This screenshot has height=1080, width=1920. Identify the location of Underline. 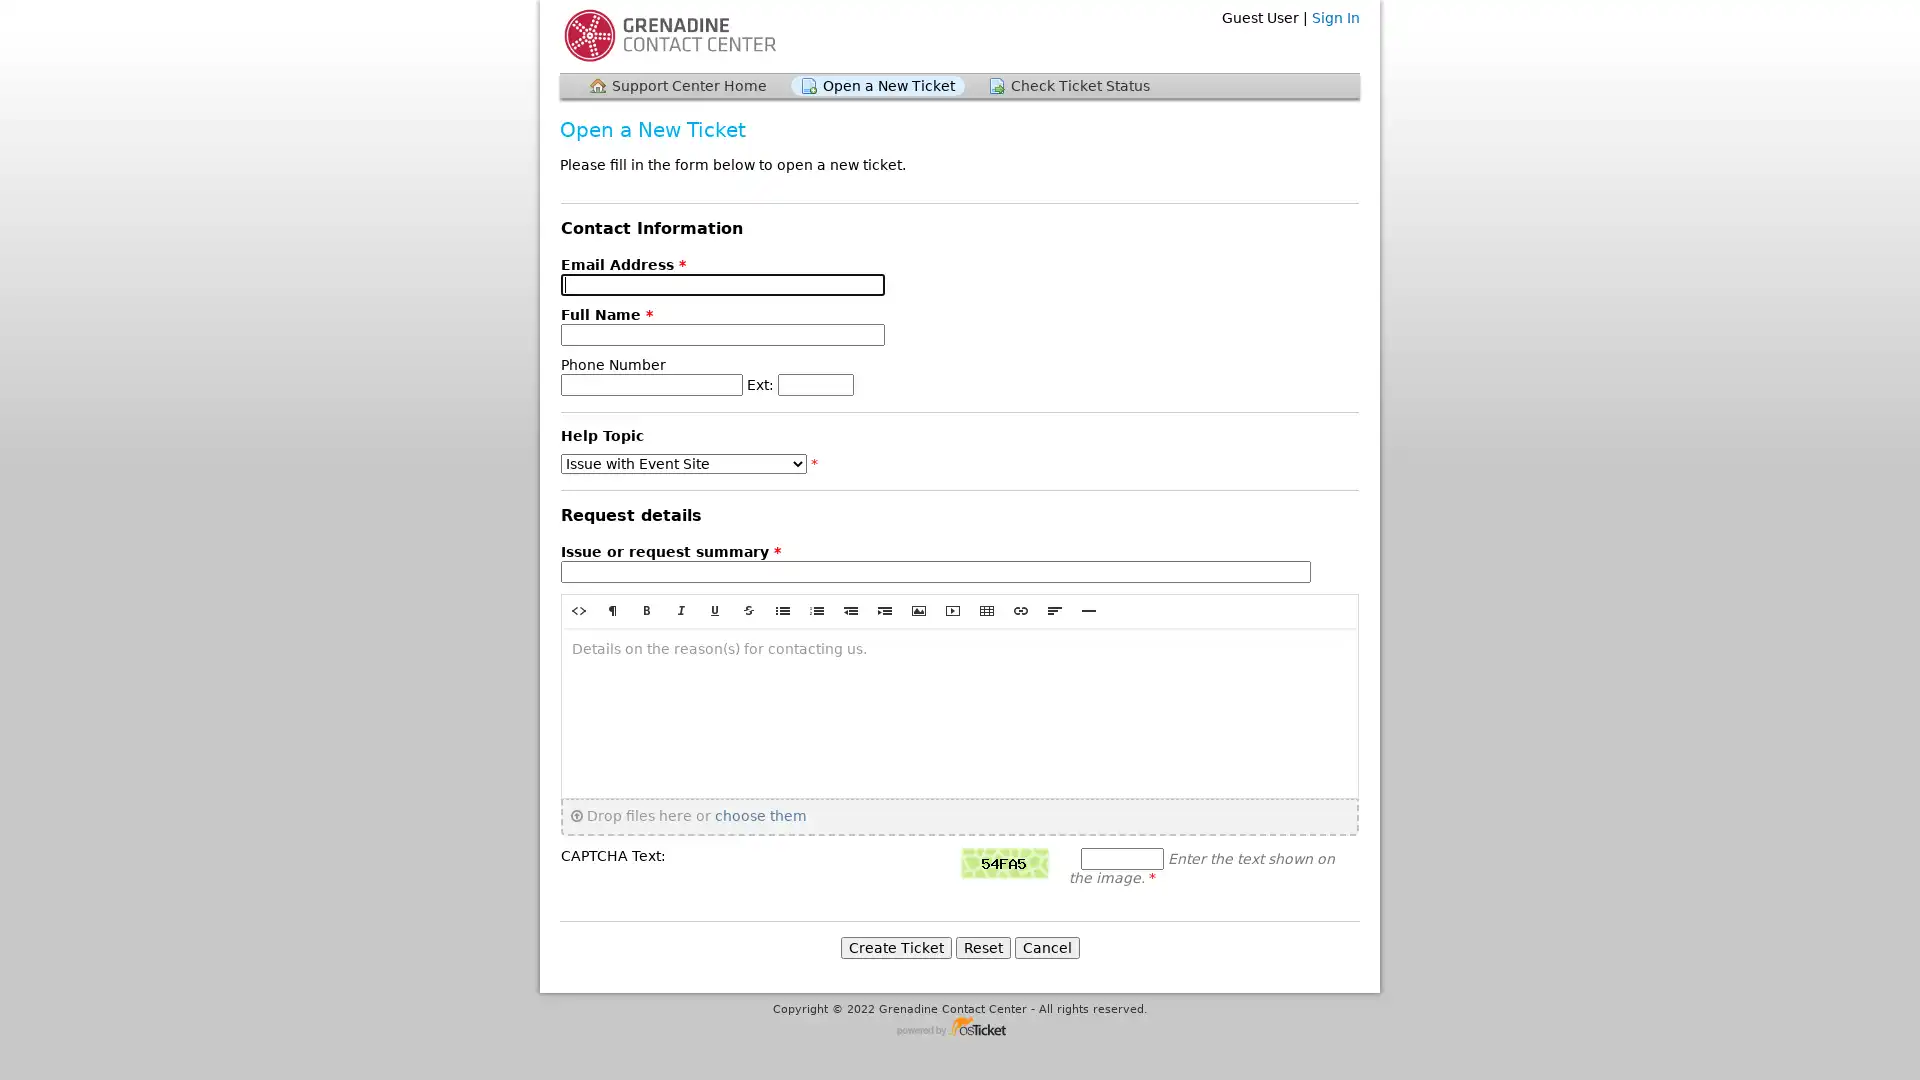
(715, 609).